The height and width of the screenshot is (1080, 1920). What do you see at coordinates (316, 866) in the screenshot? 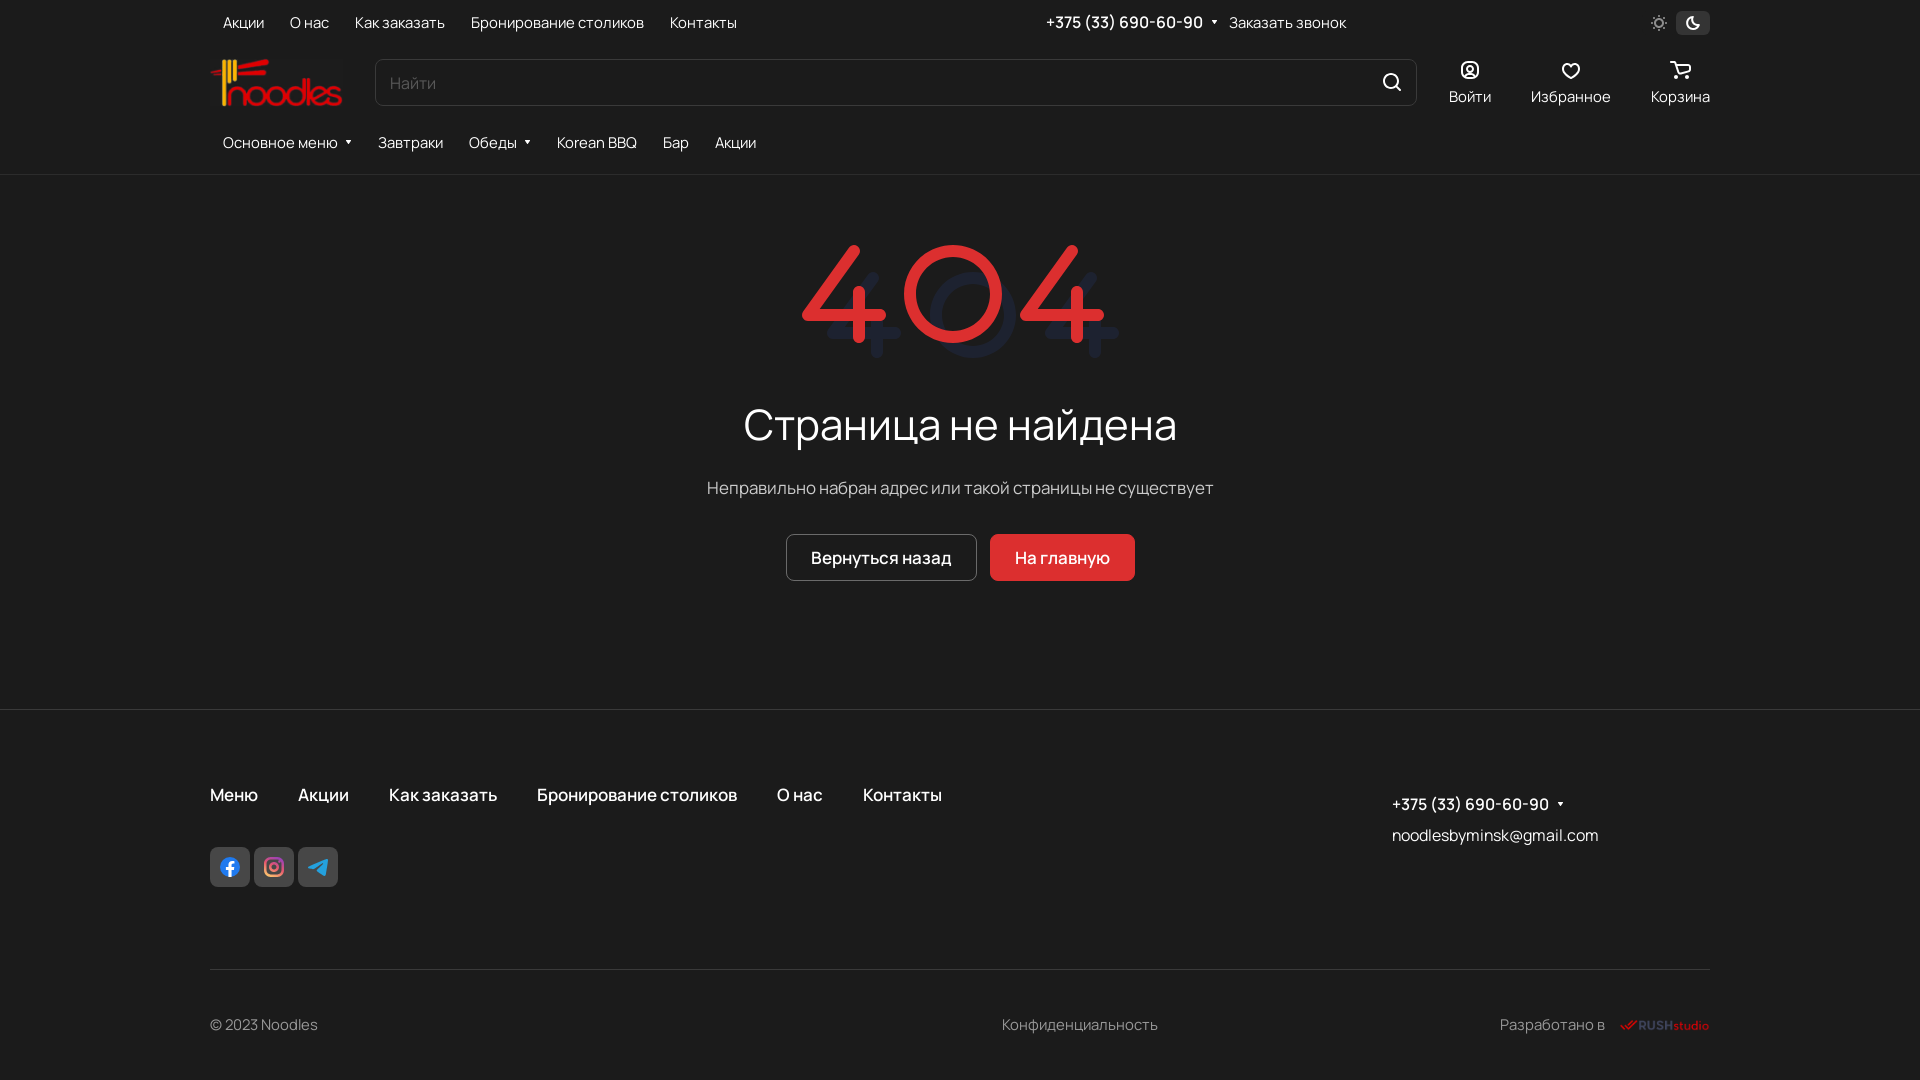
I see `'Telegram'` at bounding box center [316, 866].